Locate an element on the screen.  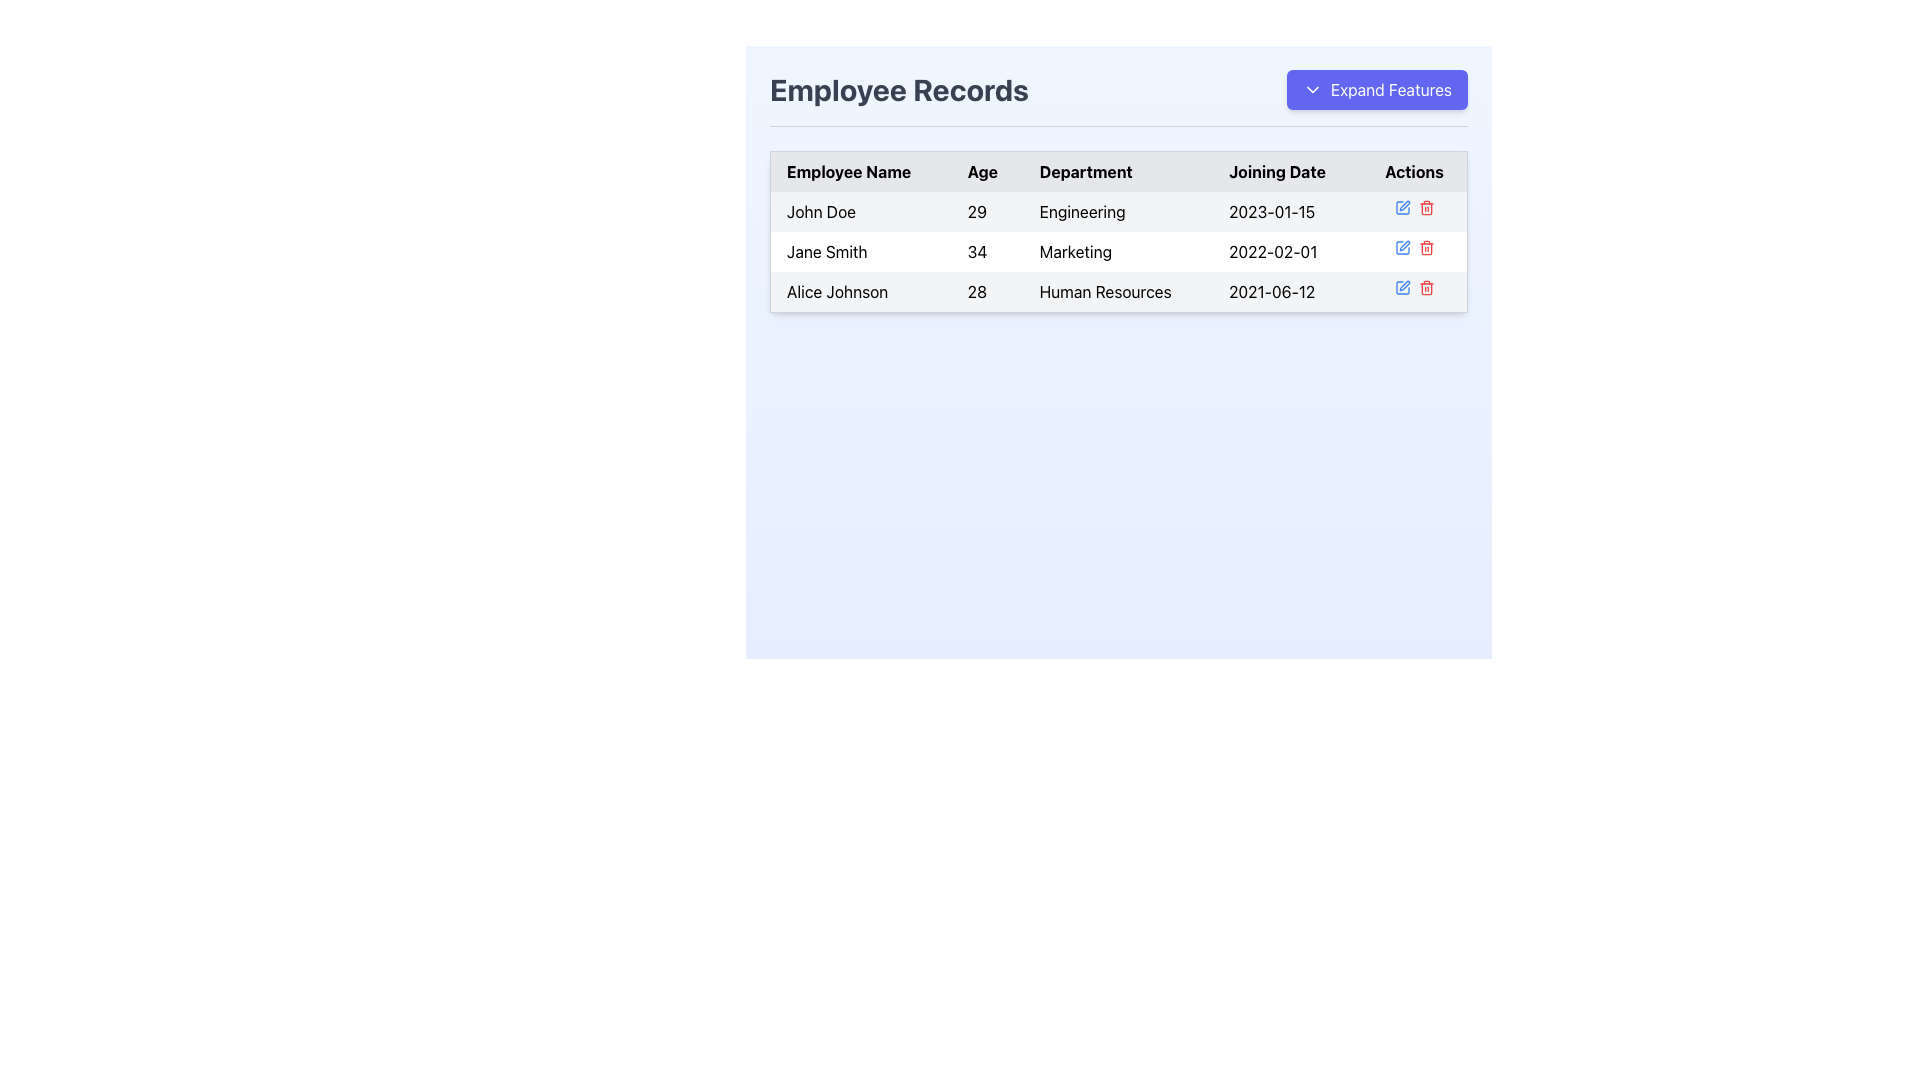
'Age' text label for the employee 'Alice Johnson' located in the second column of the table is located at coordinates (987, 292).